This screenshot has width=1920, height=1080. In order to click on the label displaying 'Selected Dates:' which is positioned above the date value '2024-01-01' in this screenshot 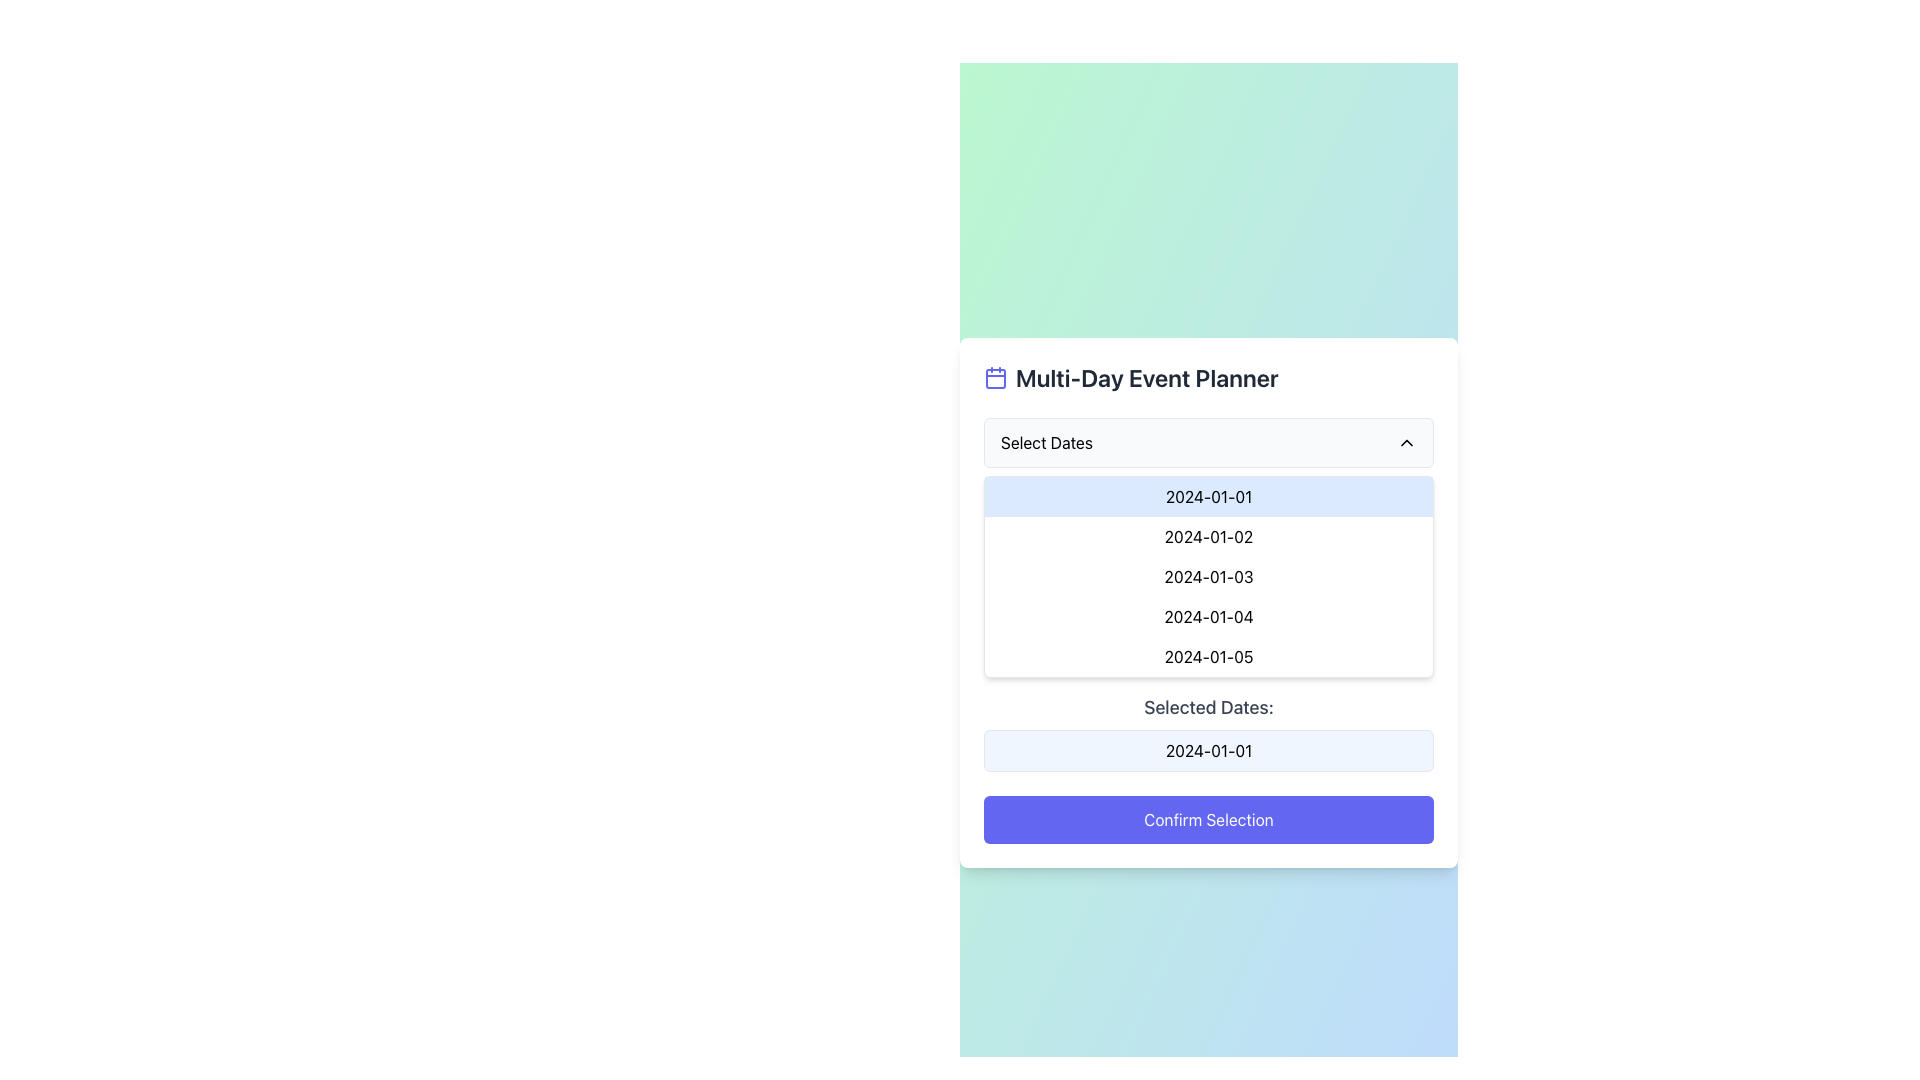, I will do `click(1208, 707)`.